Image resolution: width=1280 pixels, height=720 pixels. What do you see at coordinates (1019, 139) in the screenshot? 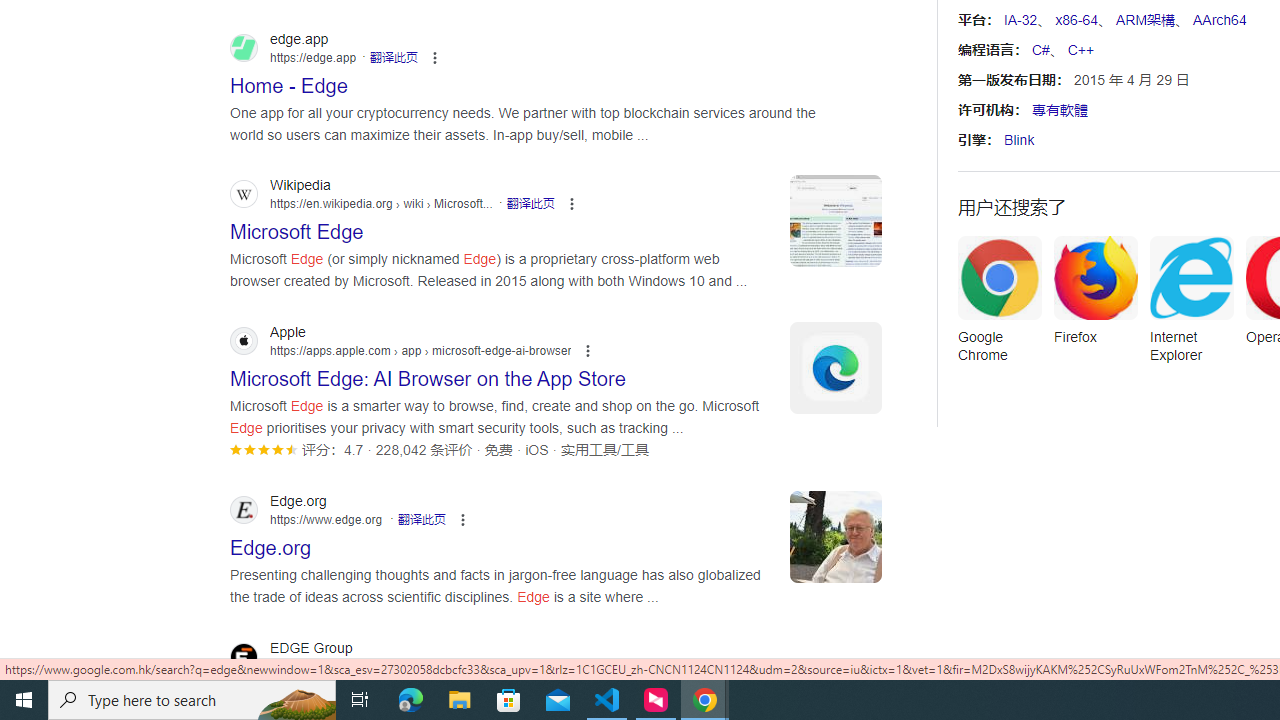
I see `'Blink'` at bounding box center [1019, 139].